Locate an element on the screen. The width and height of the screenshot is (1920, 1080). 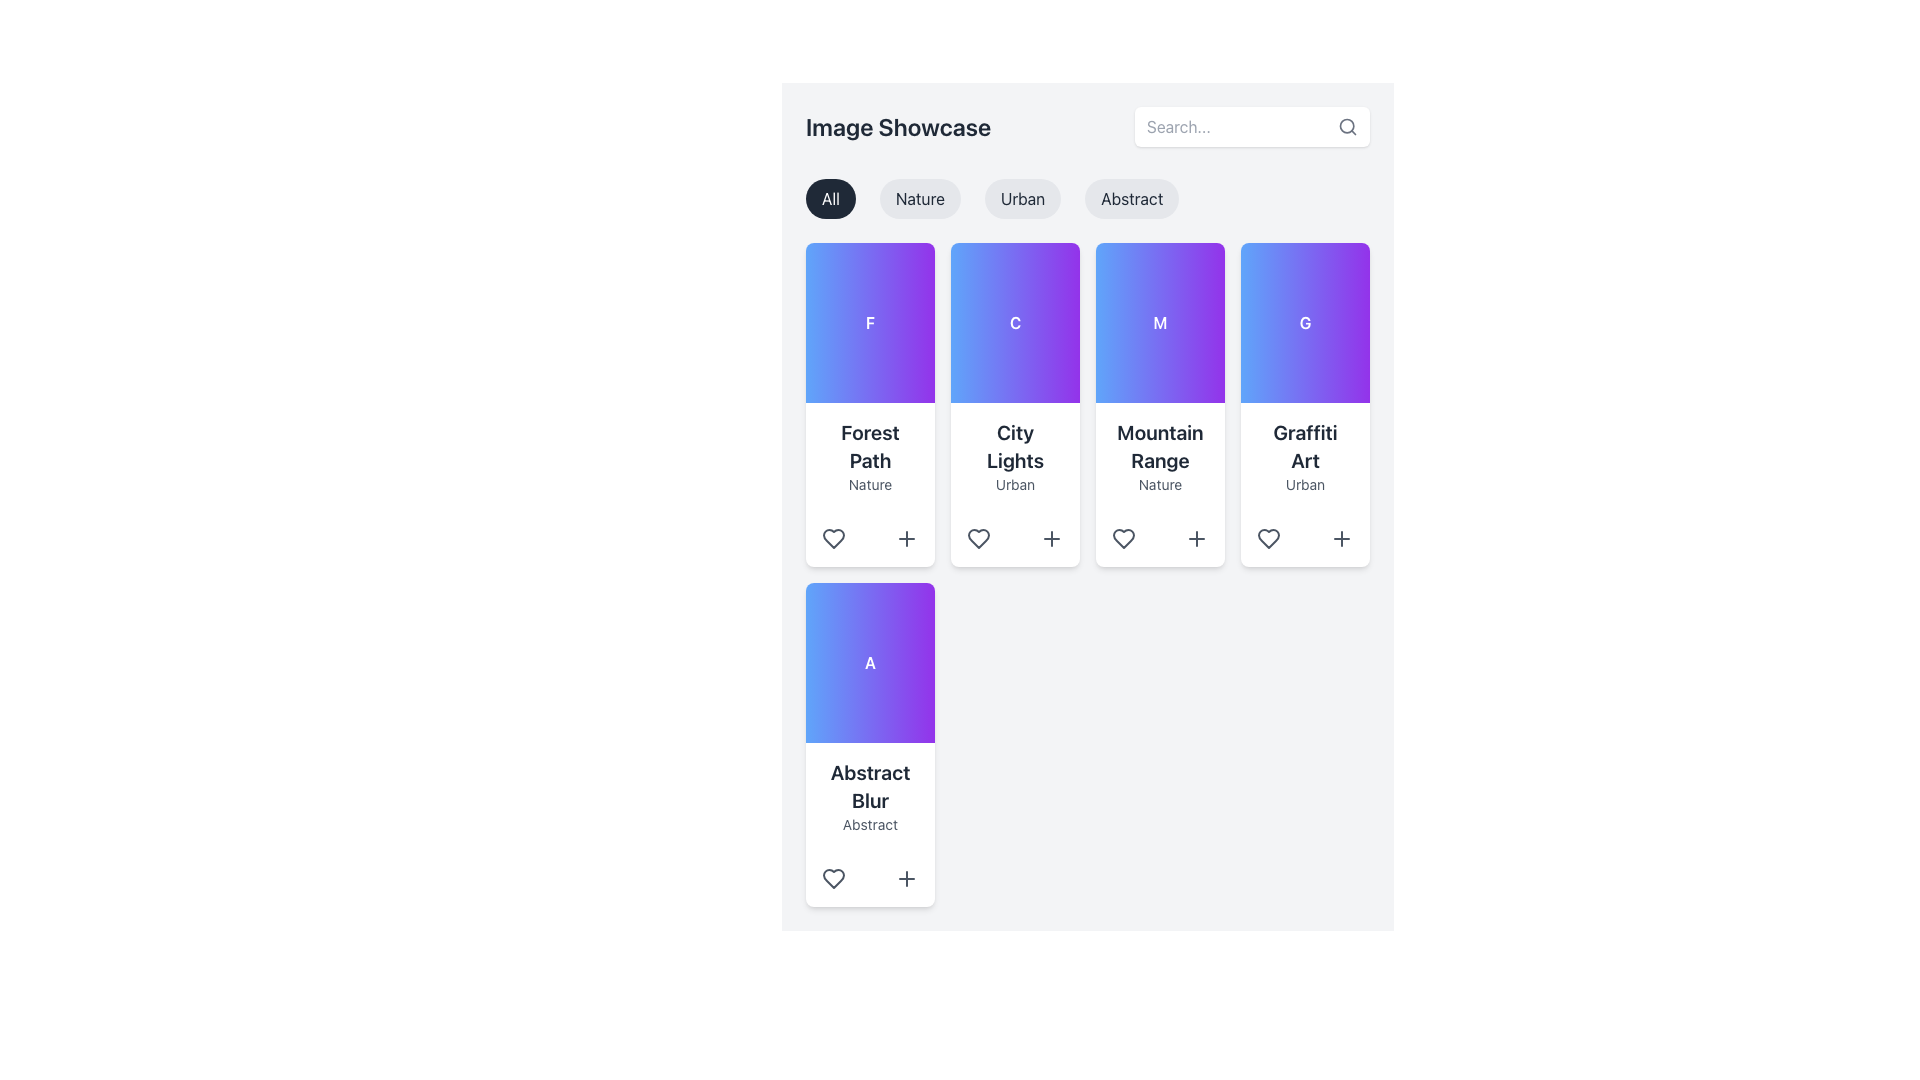
the Multi-line text block element that features 'Abstract Blur' in bold and 'Abstract' in smaller text, located in the lower section of the leftmost card in the third row is located at coordinates (870, 796).